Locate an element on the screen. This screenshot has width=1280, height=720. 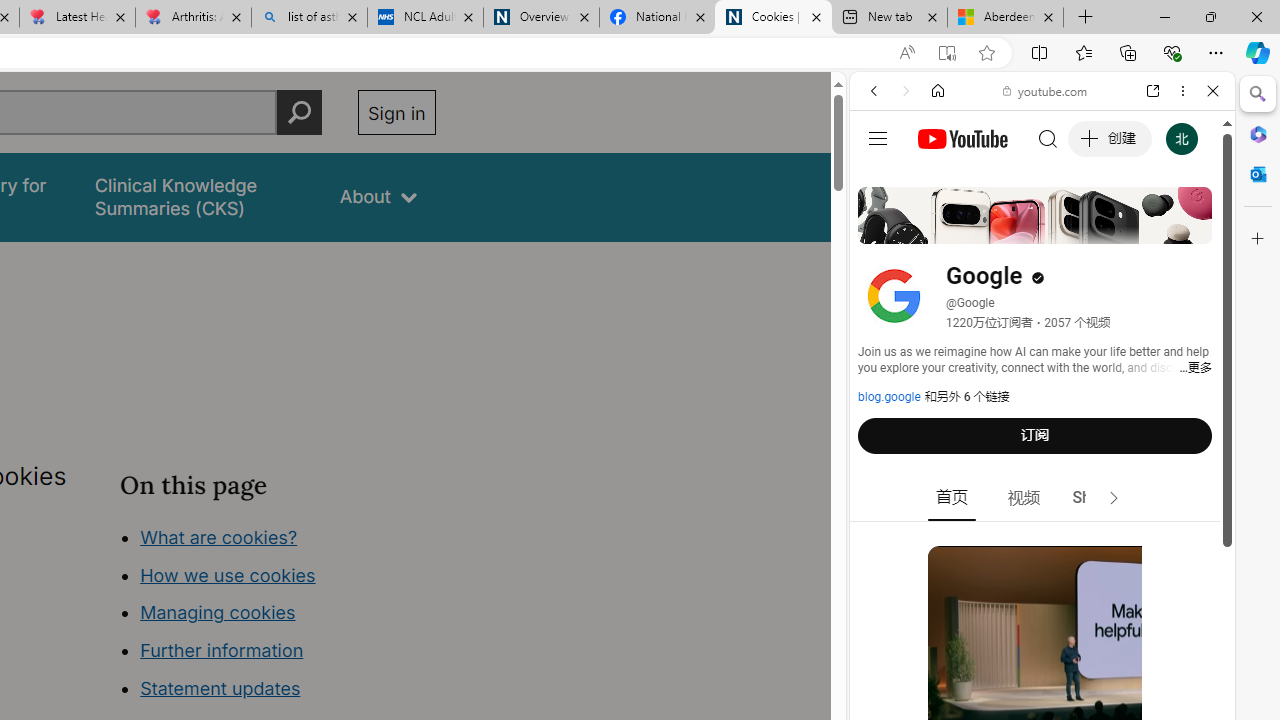
'Perform search' is located at coordinates (298, 112).